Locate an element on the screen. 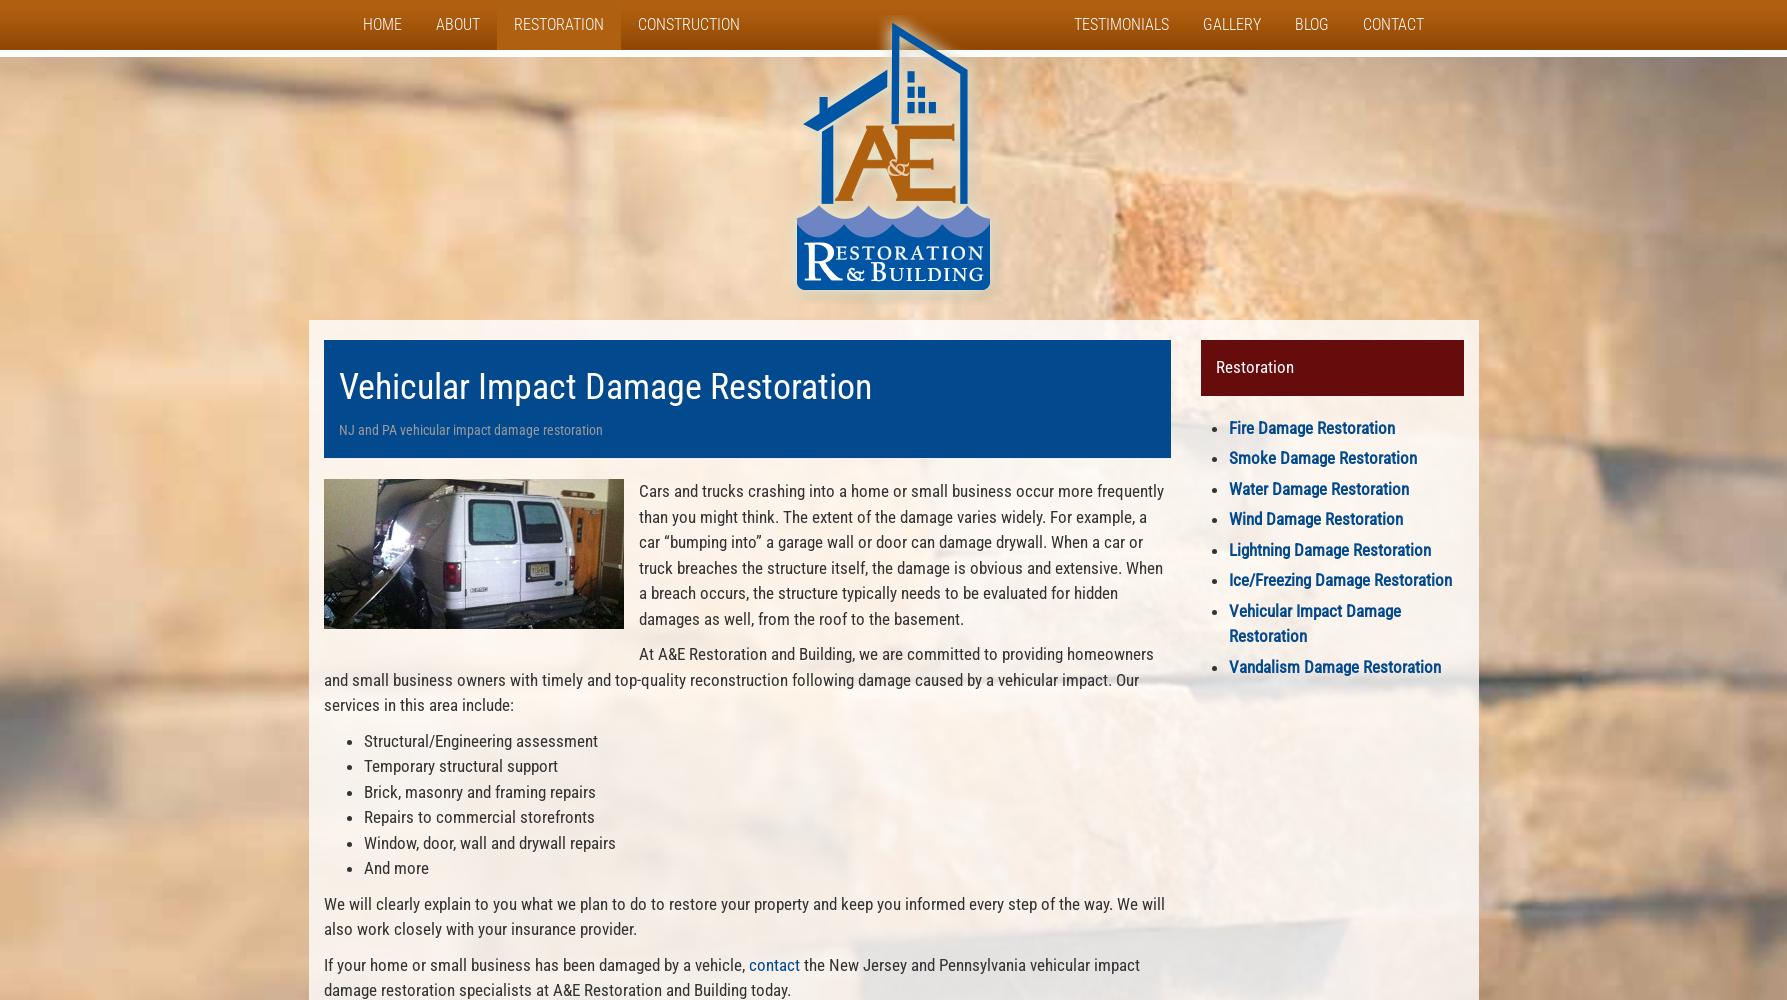 The image size is (1787, 1000). 'Wind Damage Restoration' is located at coordinates (1314, 519).